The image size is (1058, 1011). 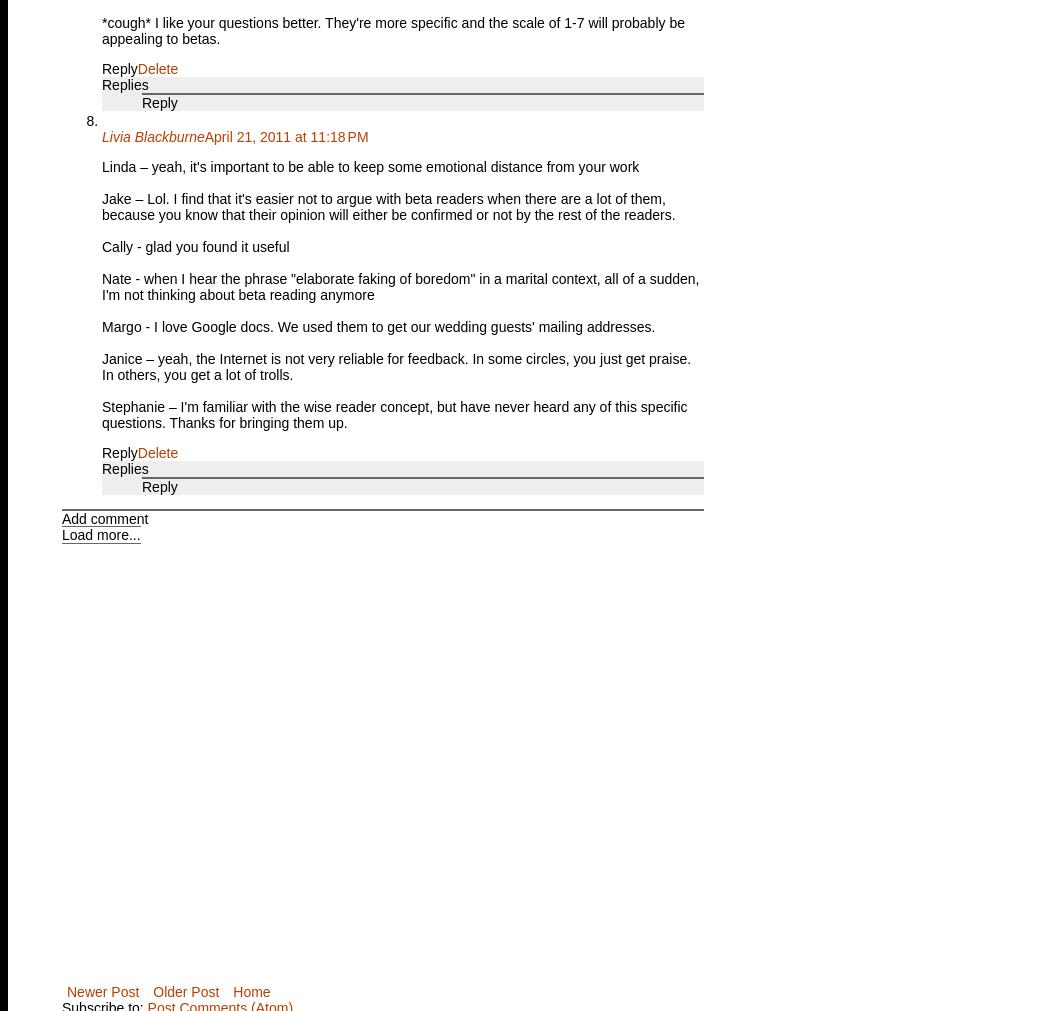 What do you see at coordinates (185, 991) in the screenshot?
I see `'Older Post'` at bounding box center [185, 991].